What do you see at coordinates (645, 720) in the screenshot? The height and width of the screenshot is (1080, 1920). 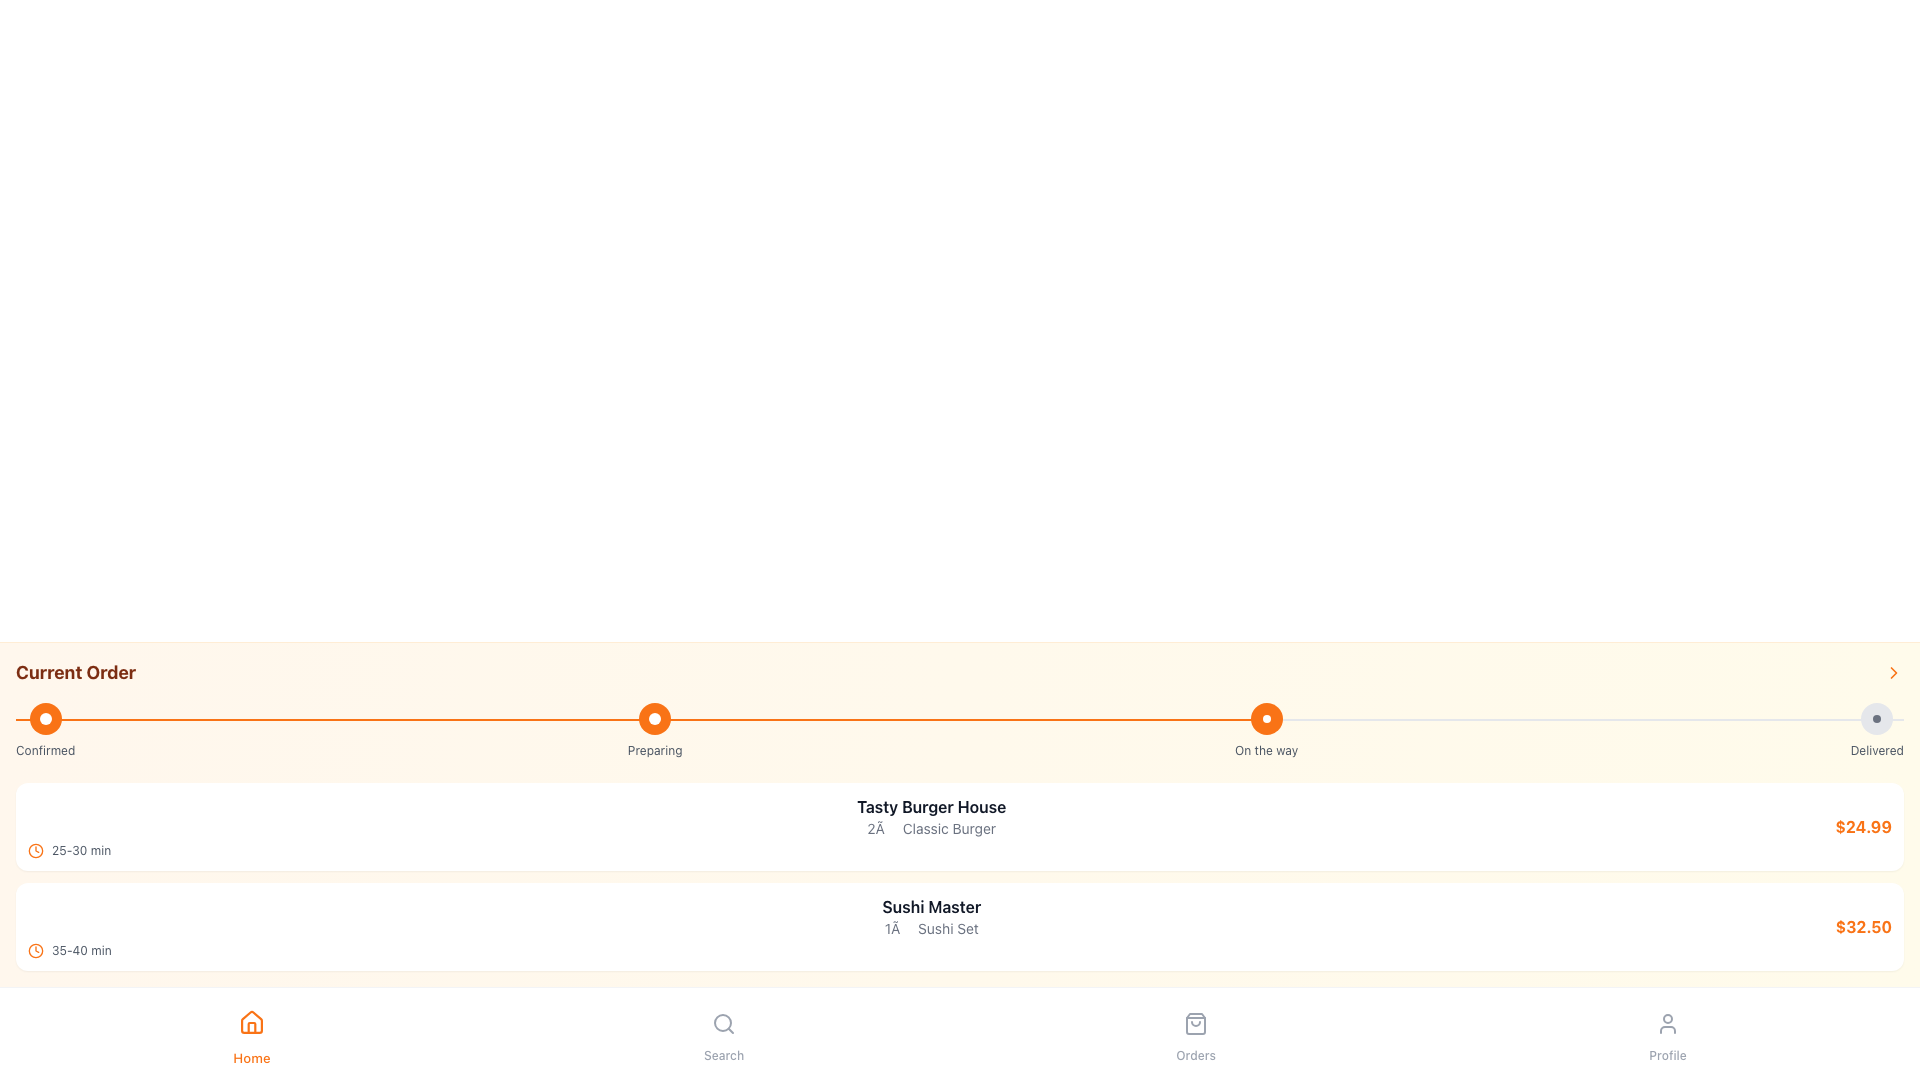 I see `visual representation of the vibrant orange progress bar segment, which occupies two-thirds of the total bar width and is located within a horizontal progress bar with a light gray background` at bounding box center [645, 720].